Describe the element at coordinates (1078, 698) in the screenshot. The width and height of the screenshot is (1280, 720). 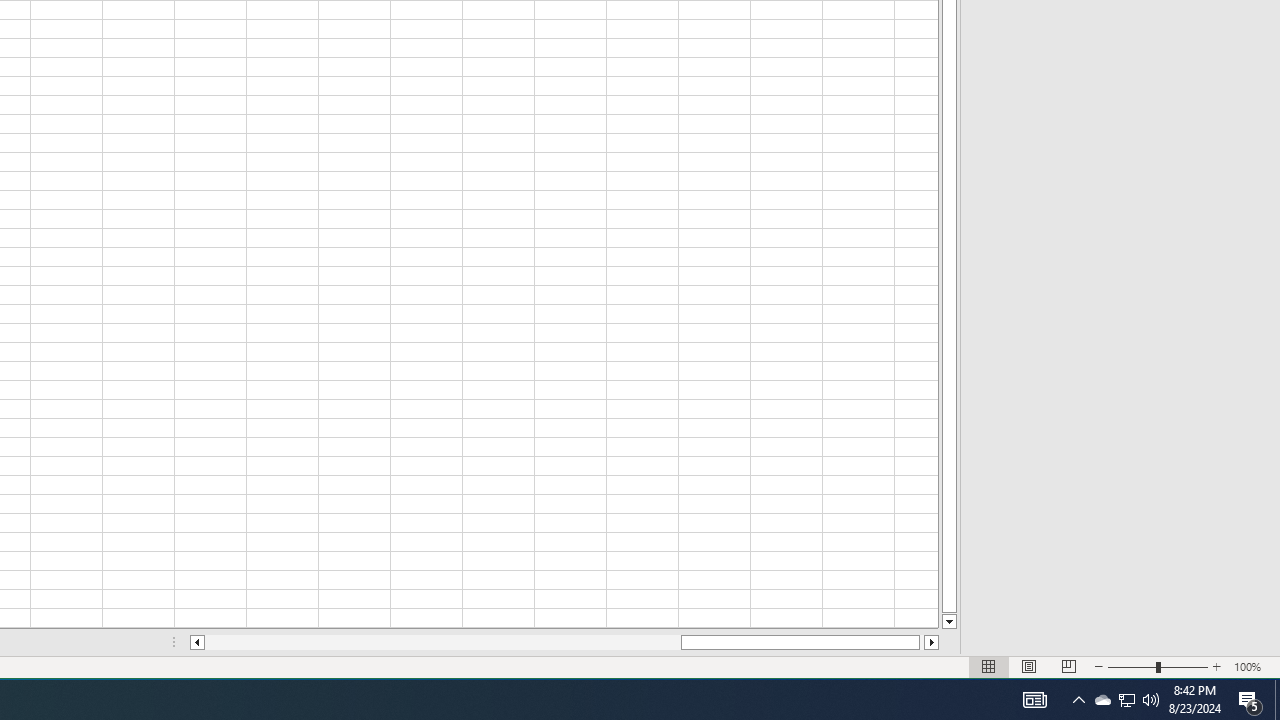
I see `'Notification Chevron'` at that location.